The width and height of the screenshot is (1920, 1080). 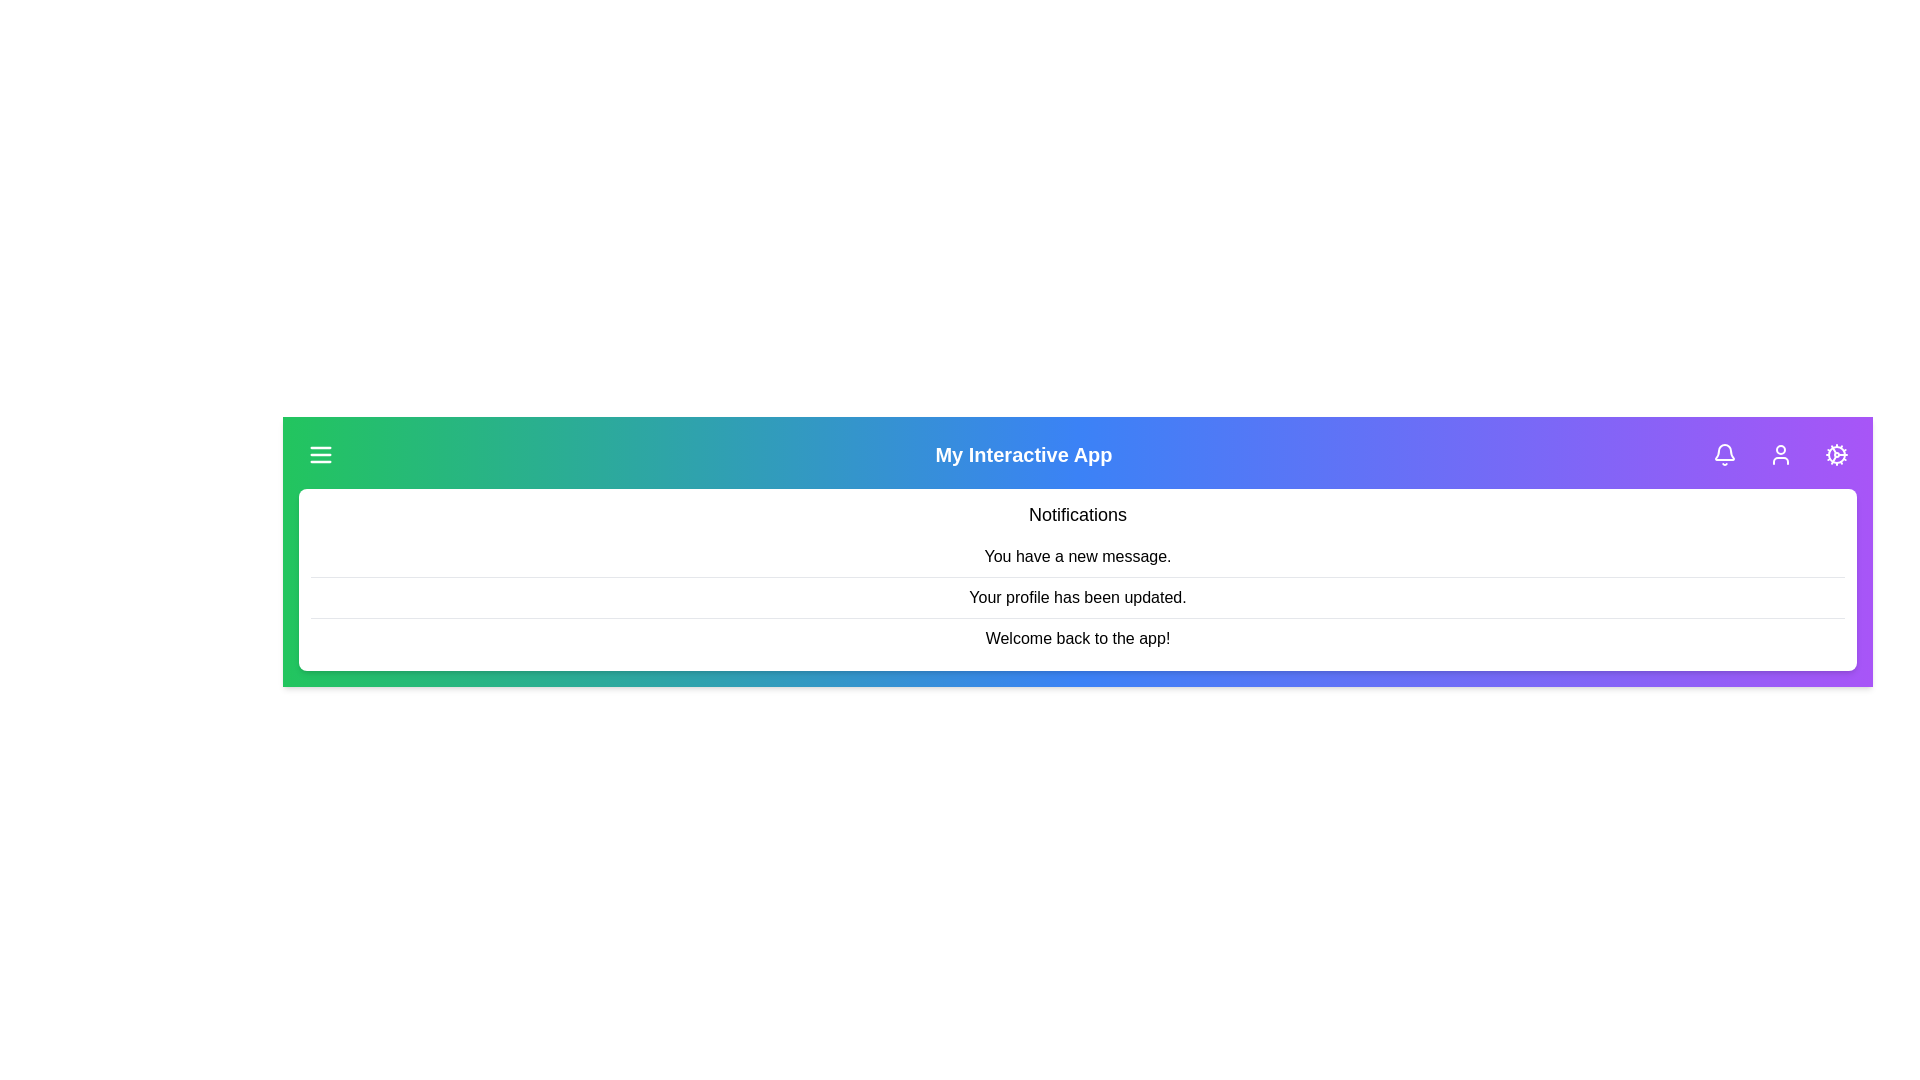 I want to click on the text 'You have a new message.' from the notification panel, so click(x=1077, y=557).